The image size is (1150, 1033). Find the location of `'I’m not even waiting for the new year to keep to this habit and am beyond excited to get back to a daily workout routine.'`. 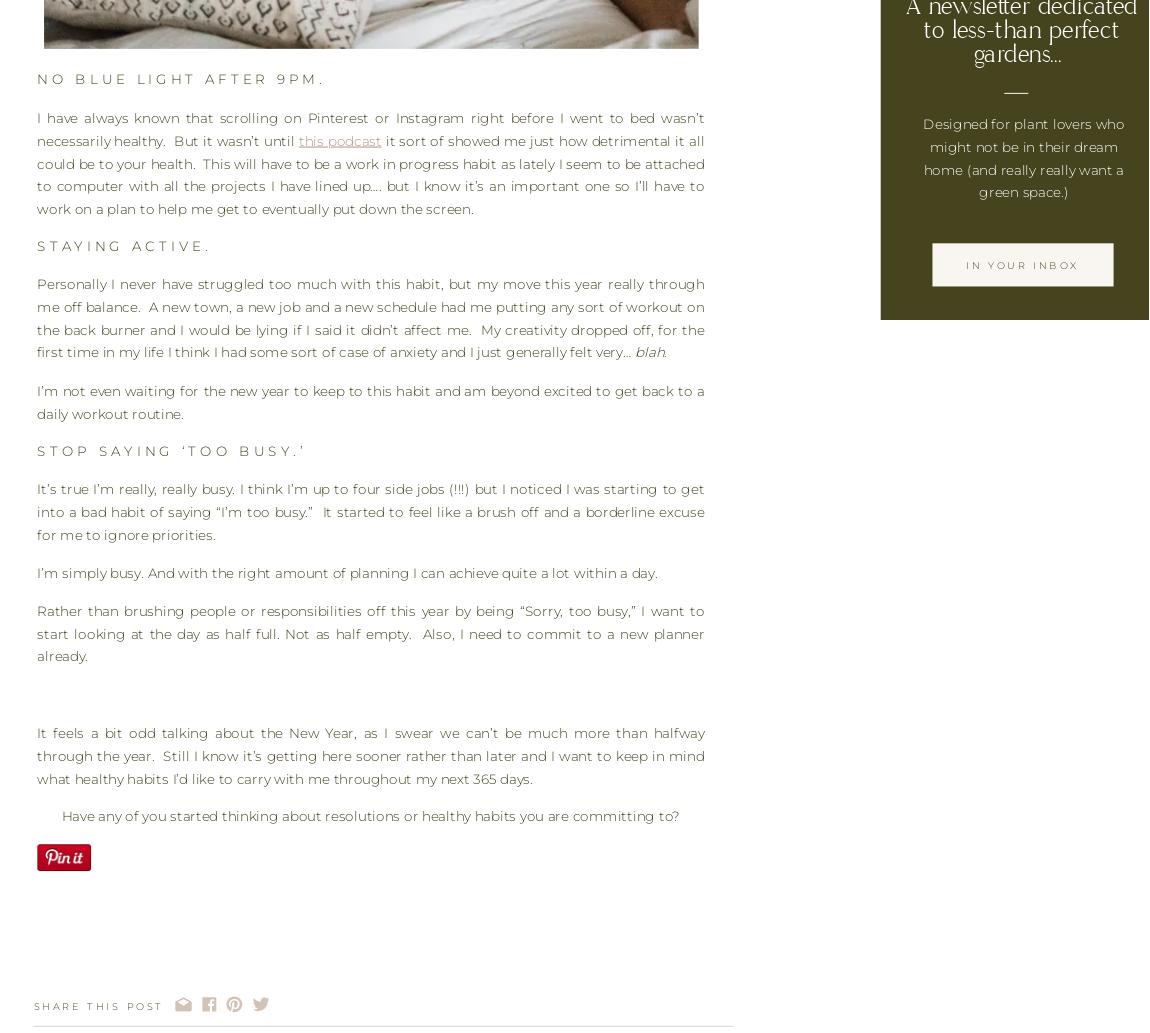

'I’m not even waiting for the new year to keep to this habit and am beyond excited to get back to a daily workout routine.' is located at coordinates (36, 402).